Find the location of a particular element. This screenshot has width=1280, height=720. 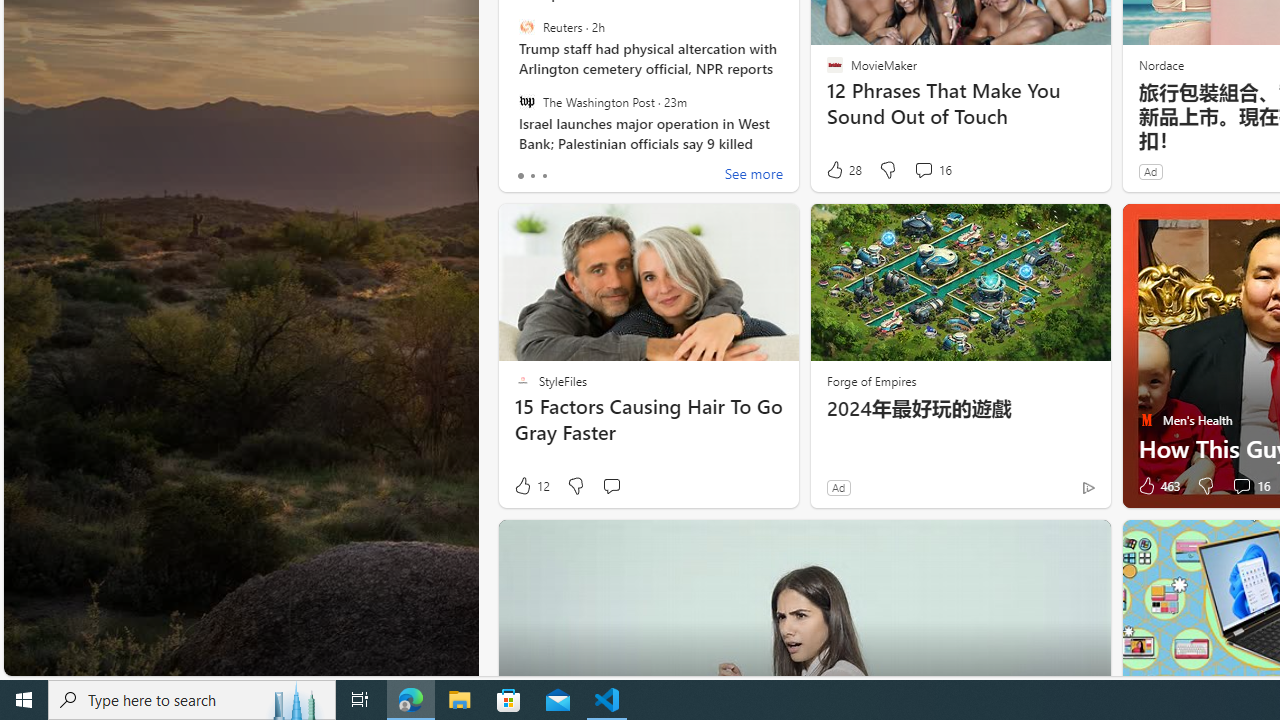

'28 Like' is located at coordinates (843, 169).